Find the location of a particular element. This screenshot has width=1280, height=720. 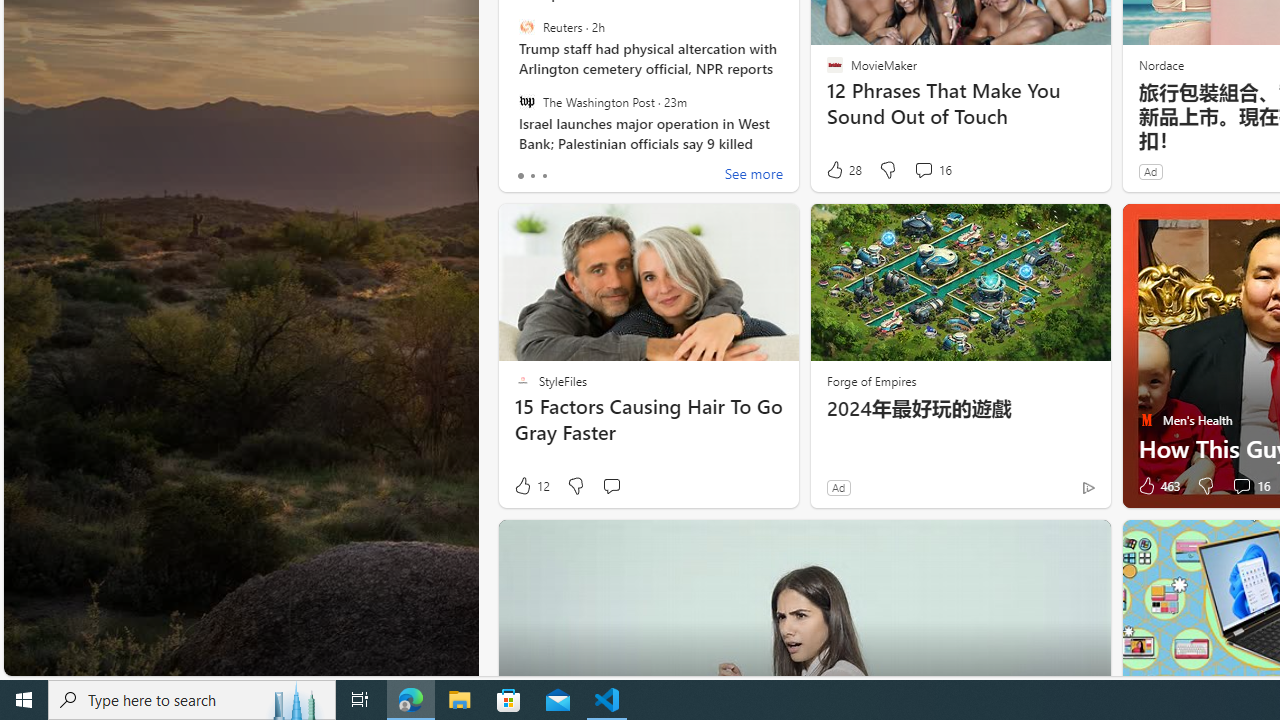

'28 Like' is located at coordinates (843, 169).